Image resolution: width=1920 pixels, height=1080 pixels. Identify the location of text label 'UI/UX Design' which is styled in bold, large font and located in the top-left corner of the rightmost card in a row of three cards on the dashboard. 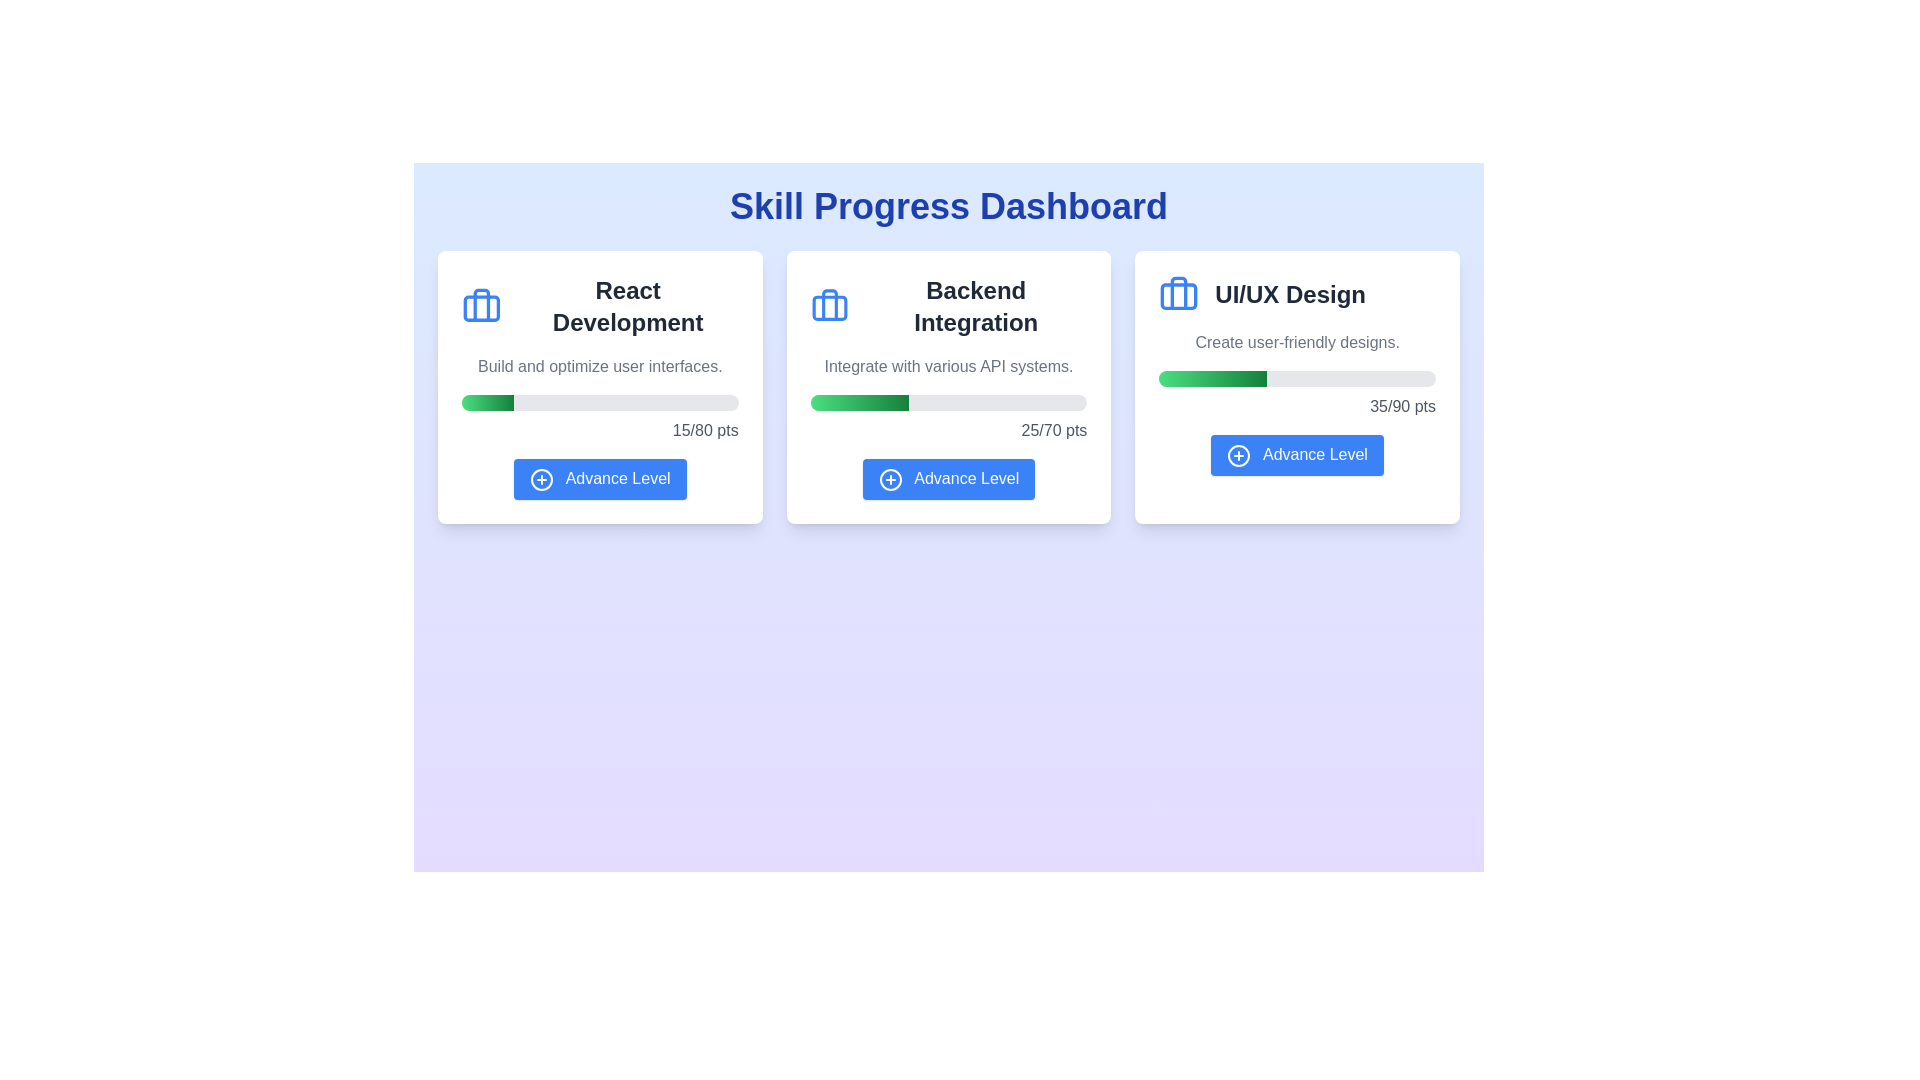
(1297, 294).